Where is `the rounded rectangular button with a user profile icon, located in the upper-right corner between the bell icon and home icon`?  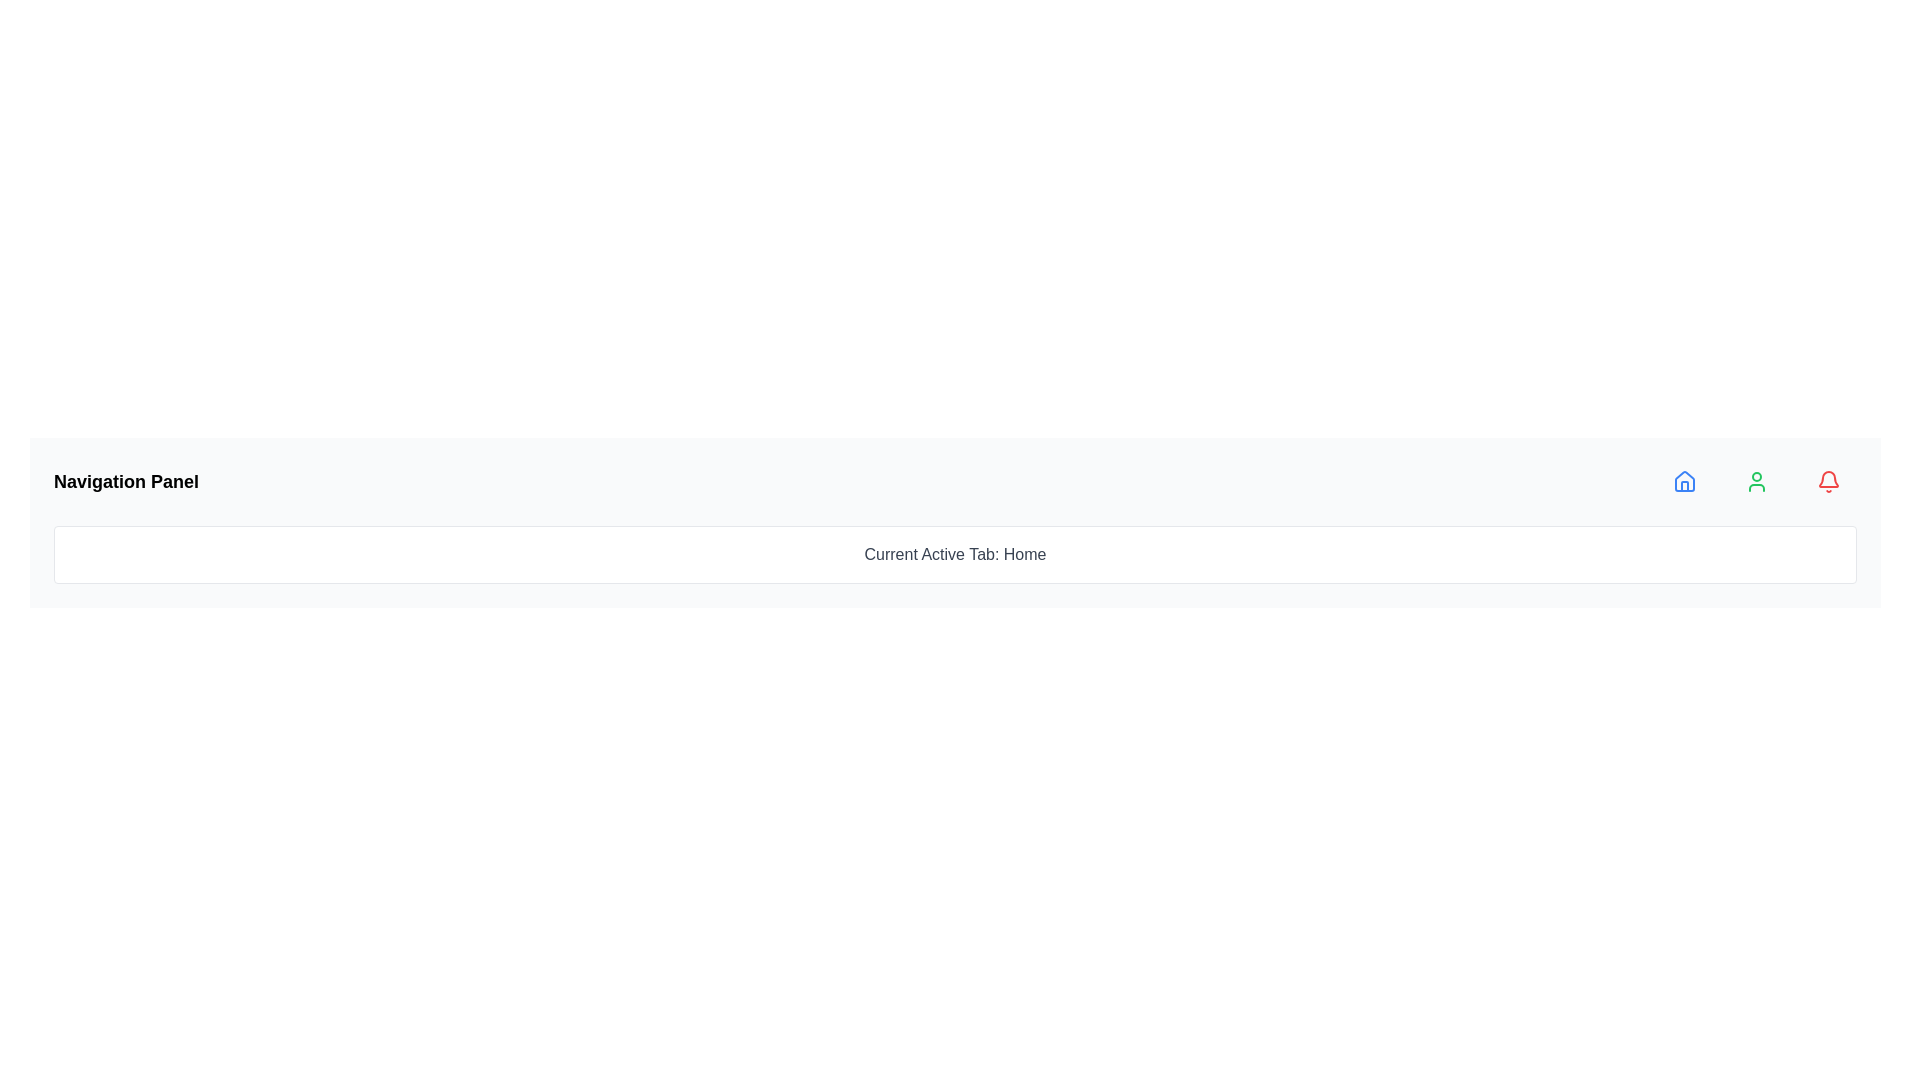
the rounded rectangular button with a user profile icon, located in the upper-right corner between the bell icon and home icon is located at coordinates (1755, 482).